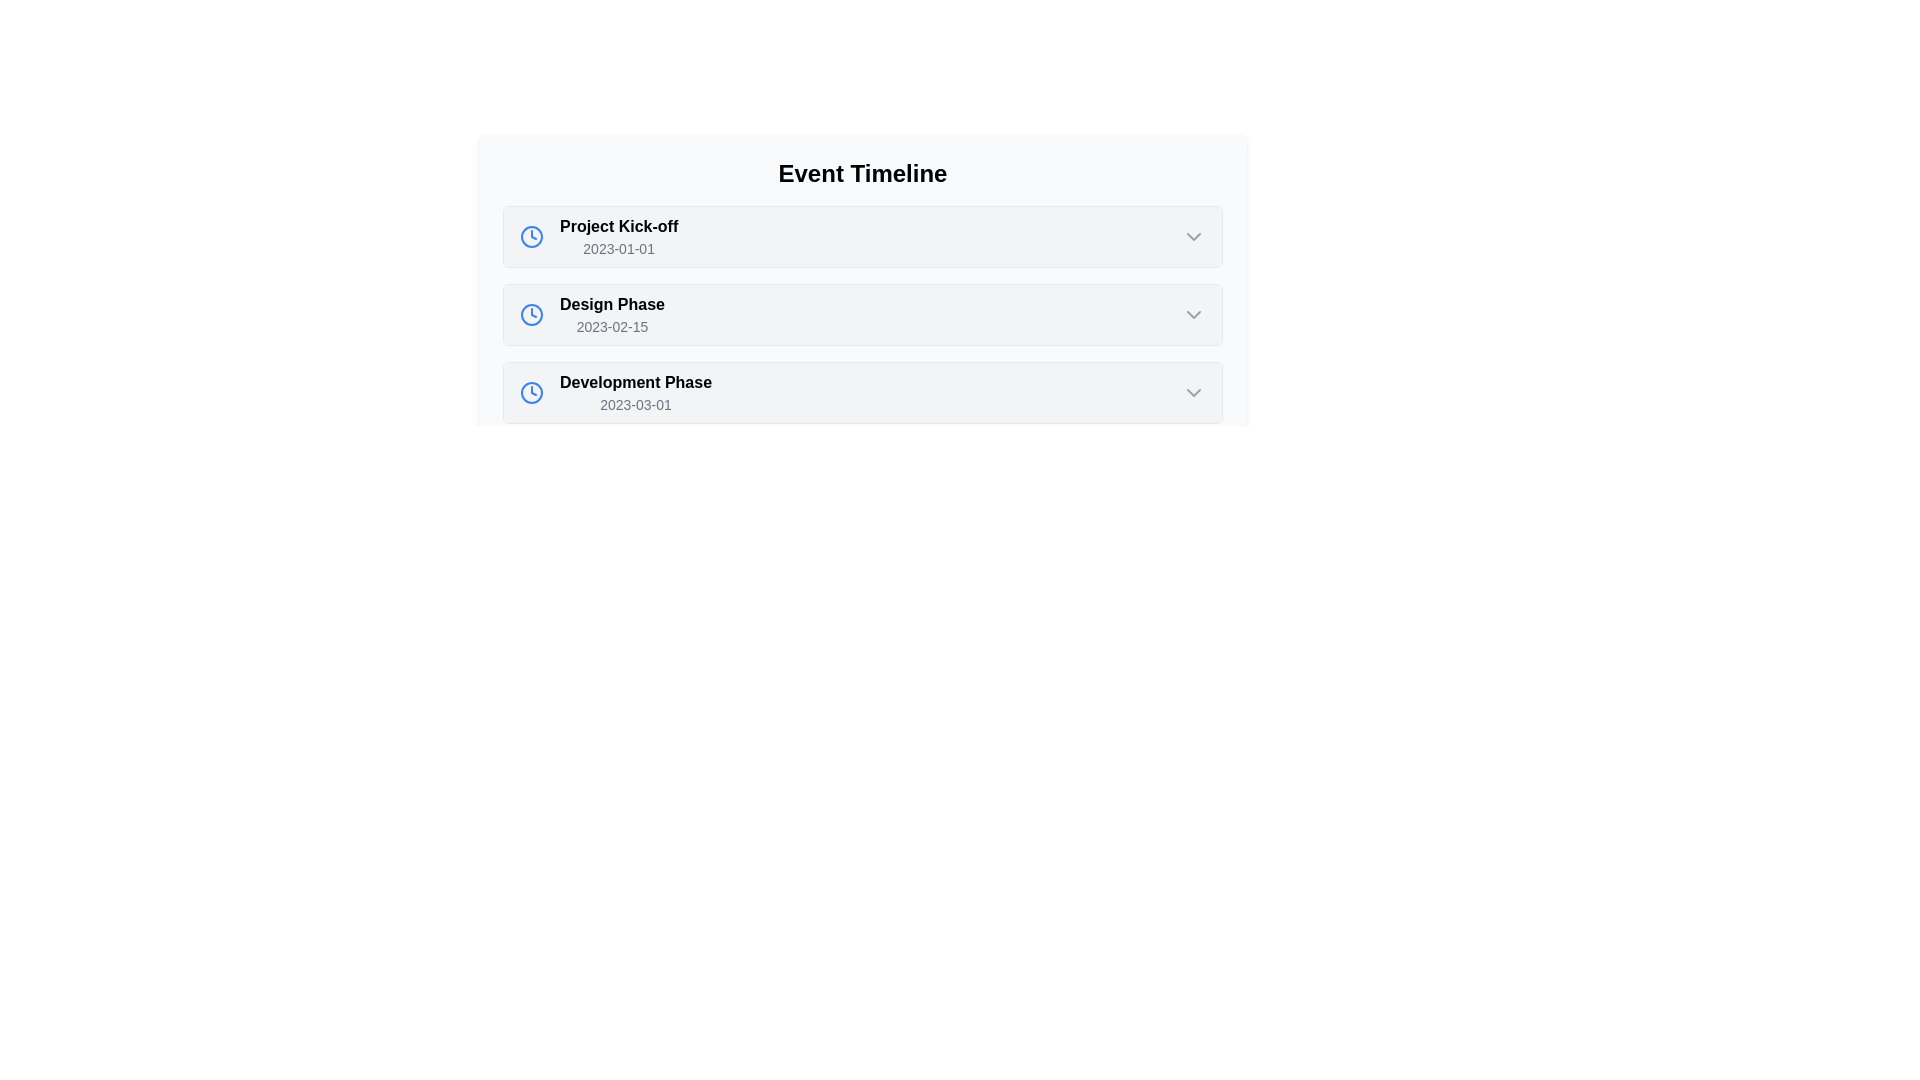  What do you see at coordinates (614, 393) in the screenshot?
I see `the Text Display with Icon that shows 'Development Phase' and includes a blue clock icon, located in the event timeline` at bounding box center [614, 393].